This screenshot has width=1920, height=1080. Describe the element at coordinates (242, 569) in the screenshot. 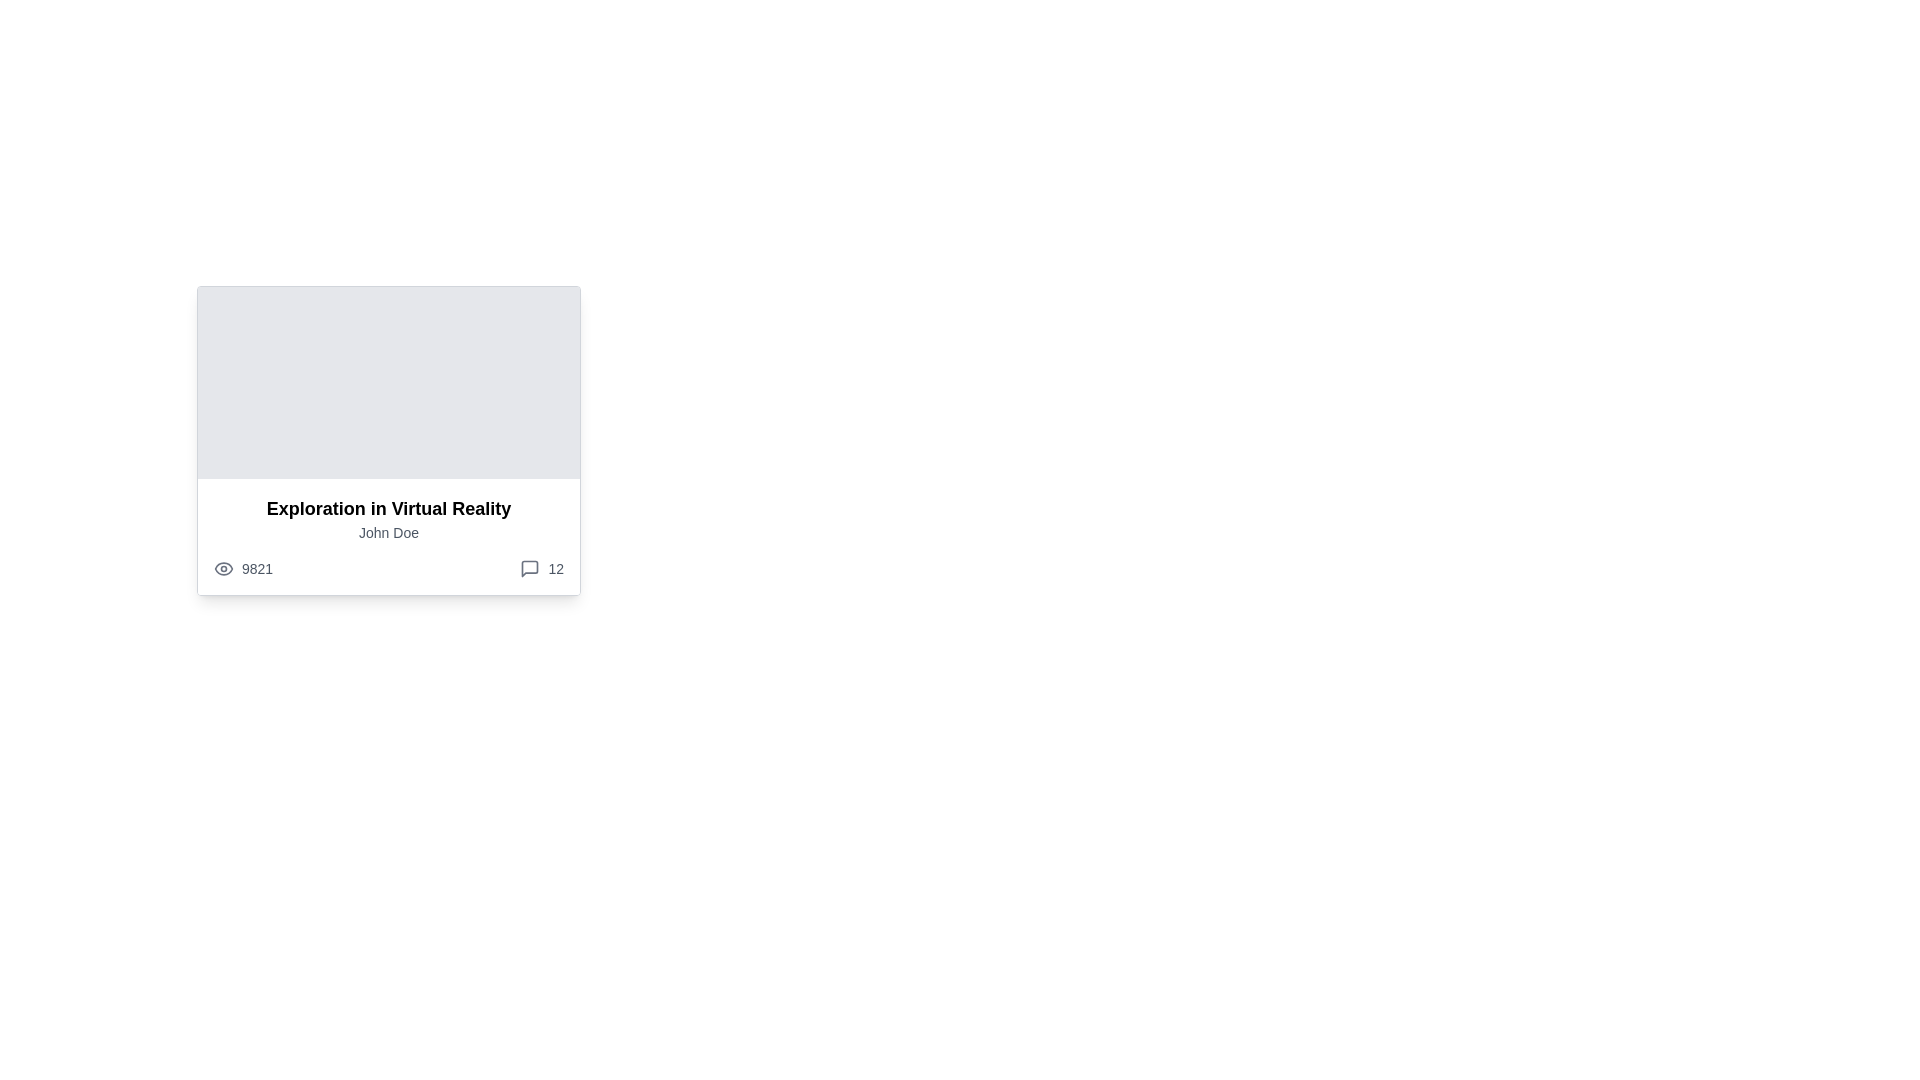

I see `the text display showing the number '9821' in small gray font, located to the right of the eye icon in the card's footer` at that location.